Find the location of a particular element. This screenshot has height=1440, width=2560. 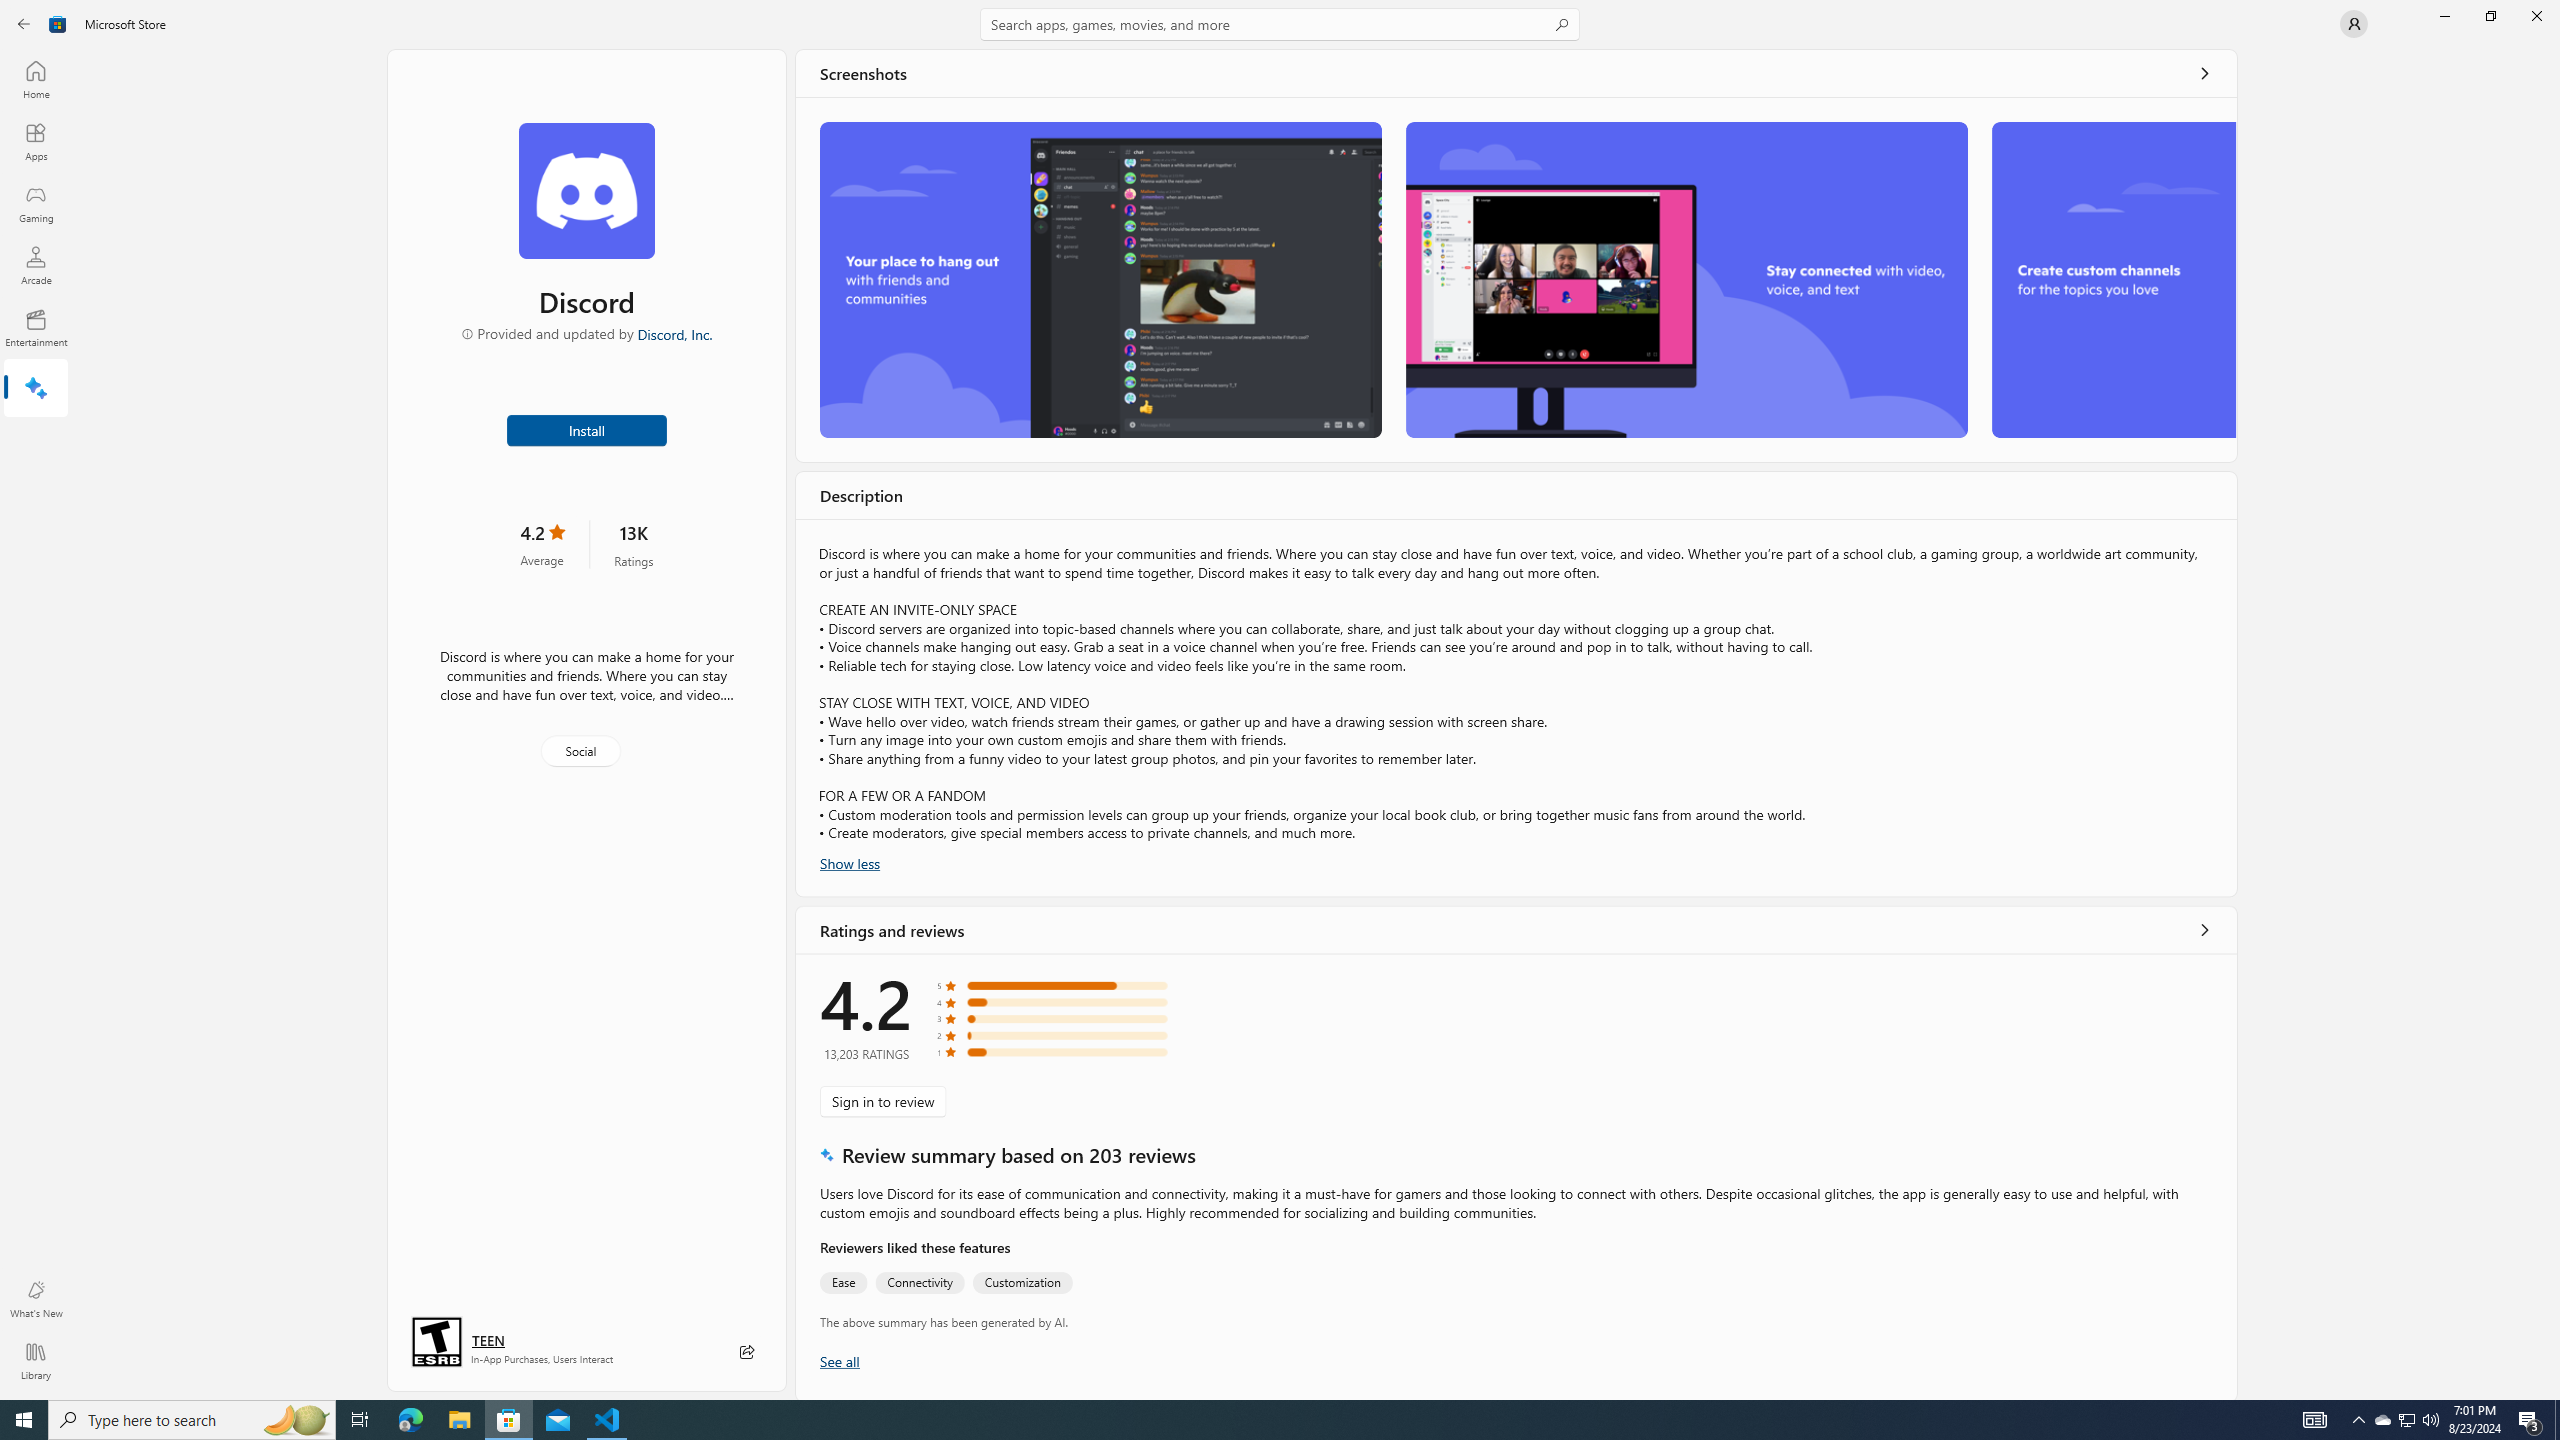

'Discord, Inc.' is located at coordinates (673, 333).